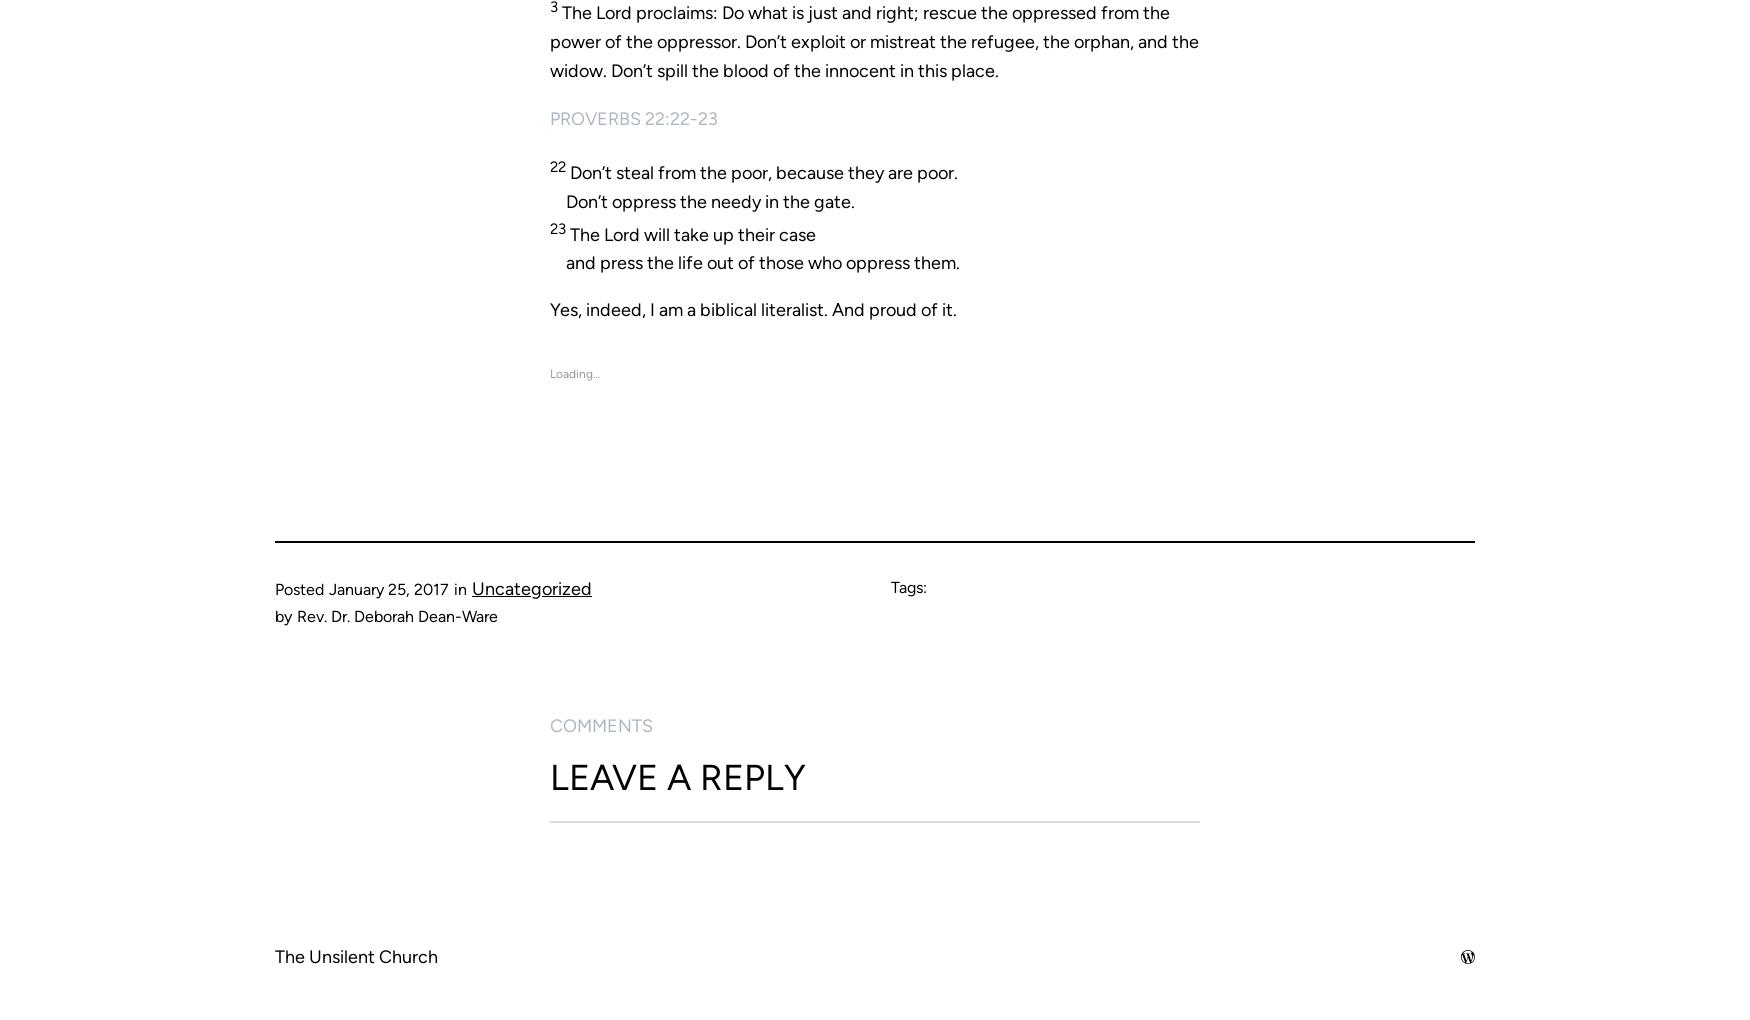 The width and height of the screenshot is (1750, 1020). I want to click on 'Leave a Reply', so click(676, 775).